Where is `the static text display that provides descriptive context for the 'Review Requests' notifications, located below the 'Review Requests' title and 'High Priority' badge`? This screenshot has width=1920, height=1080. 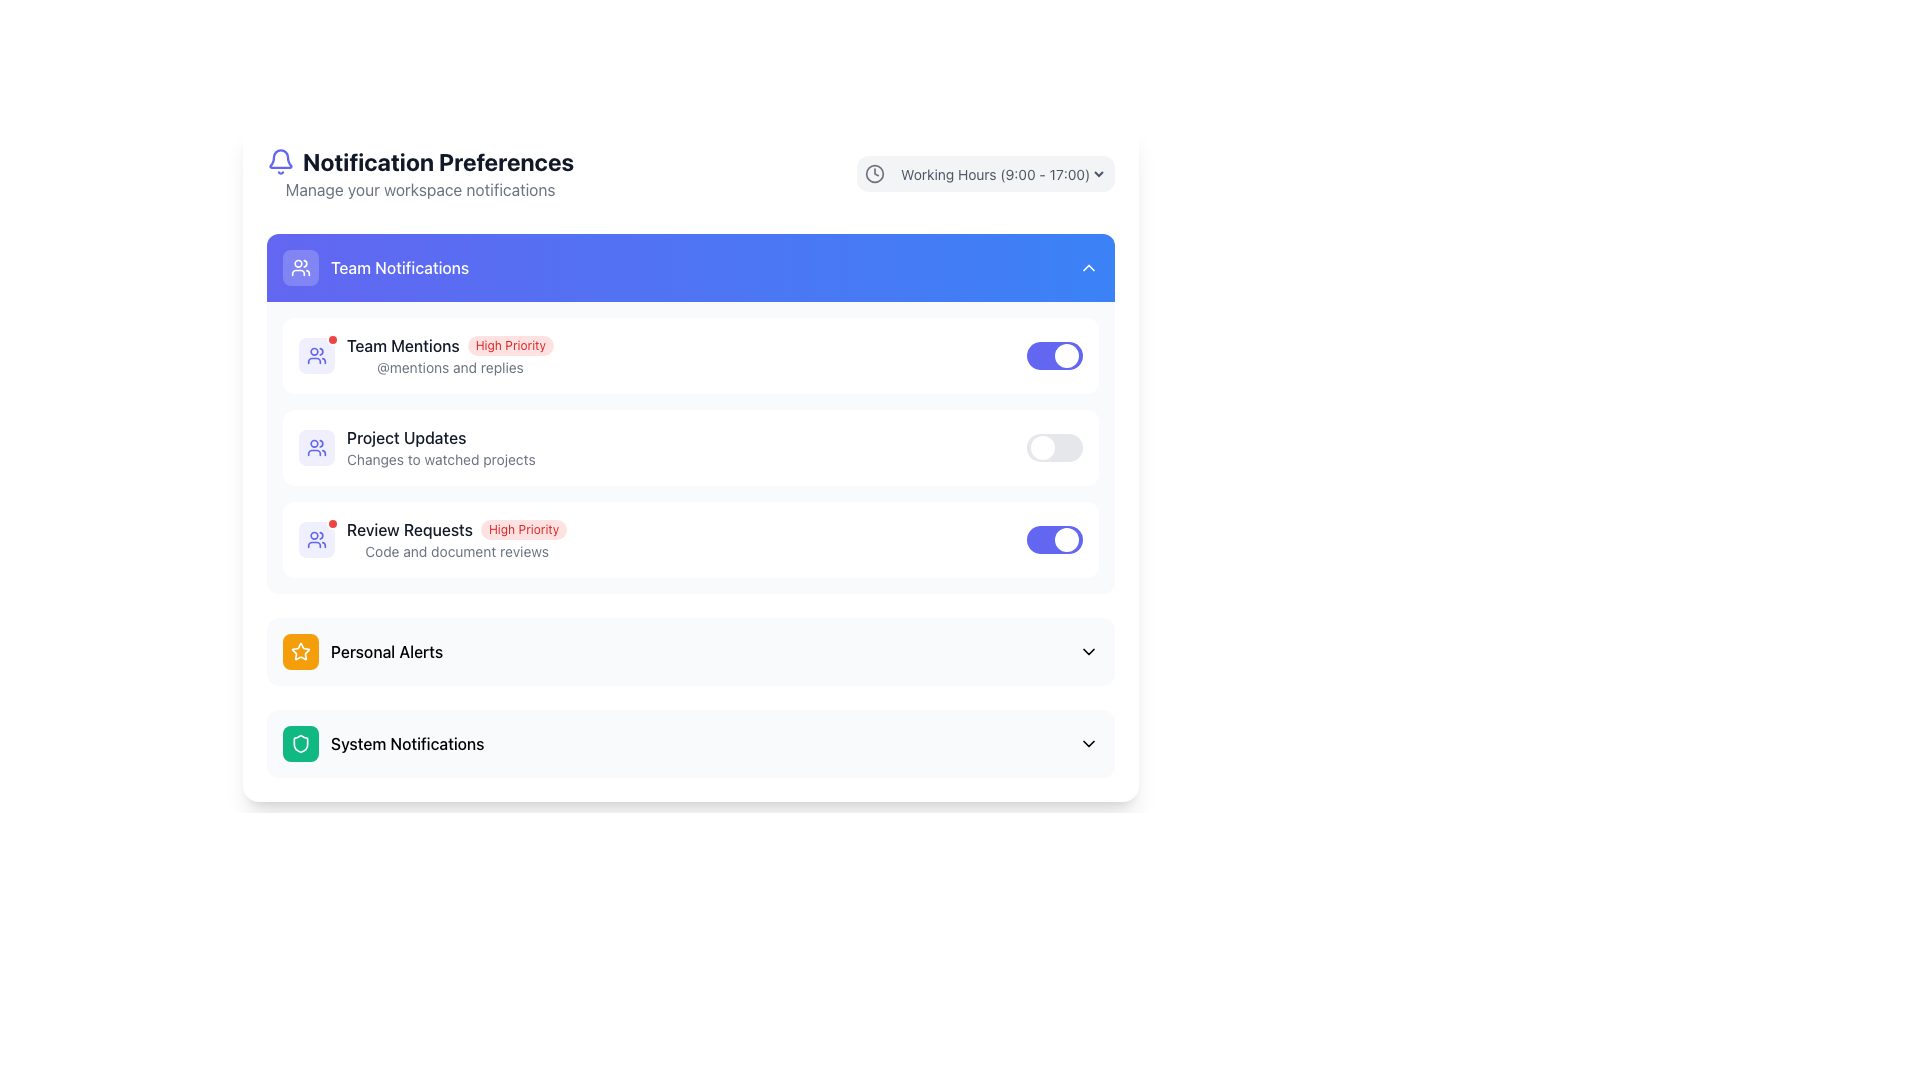
the static text display that provides descriptive context for the 'Review Requests' notifications, located below the 'Review Requests' title and 'High Priority' badge is located at coordinates (456, 551).